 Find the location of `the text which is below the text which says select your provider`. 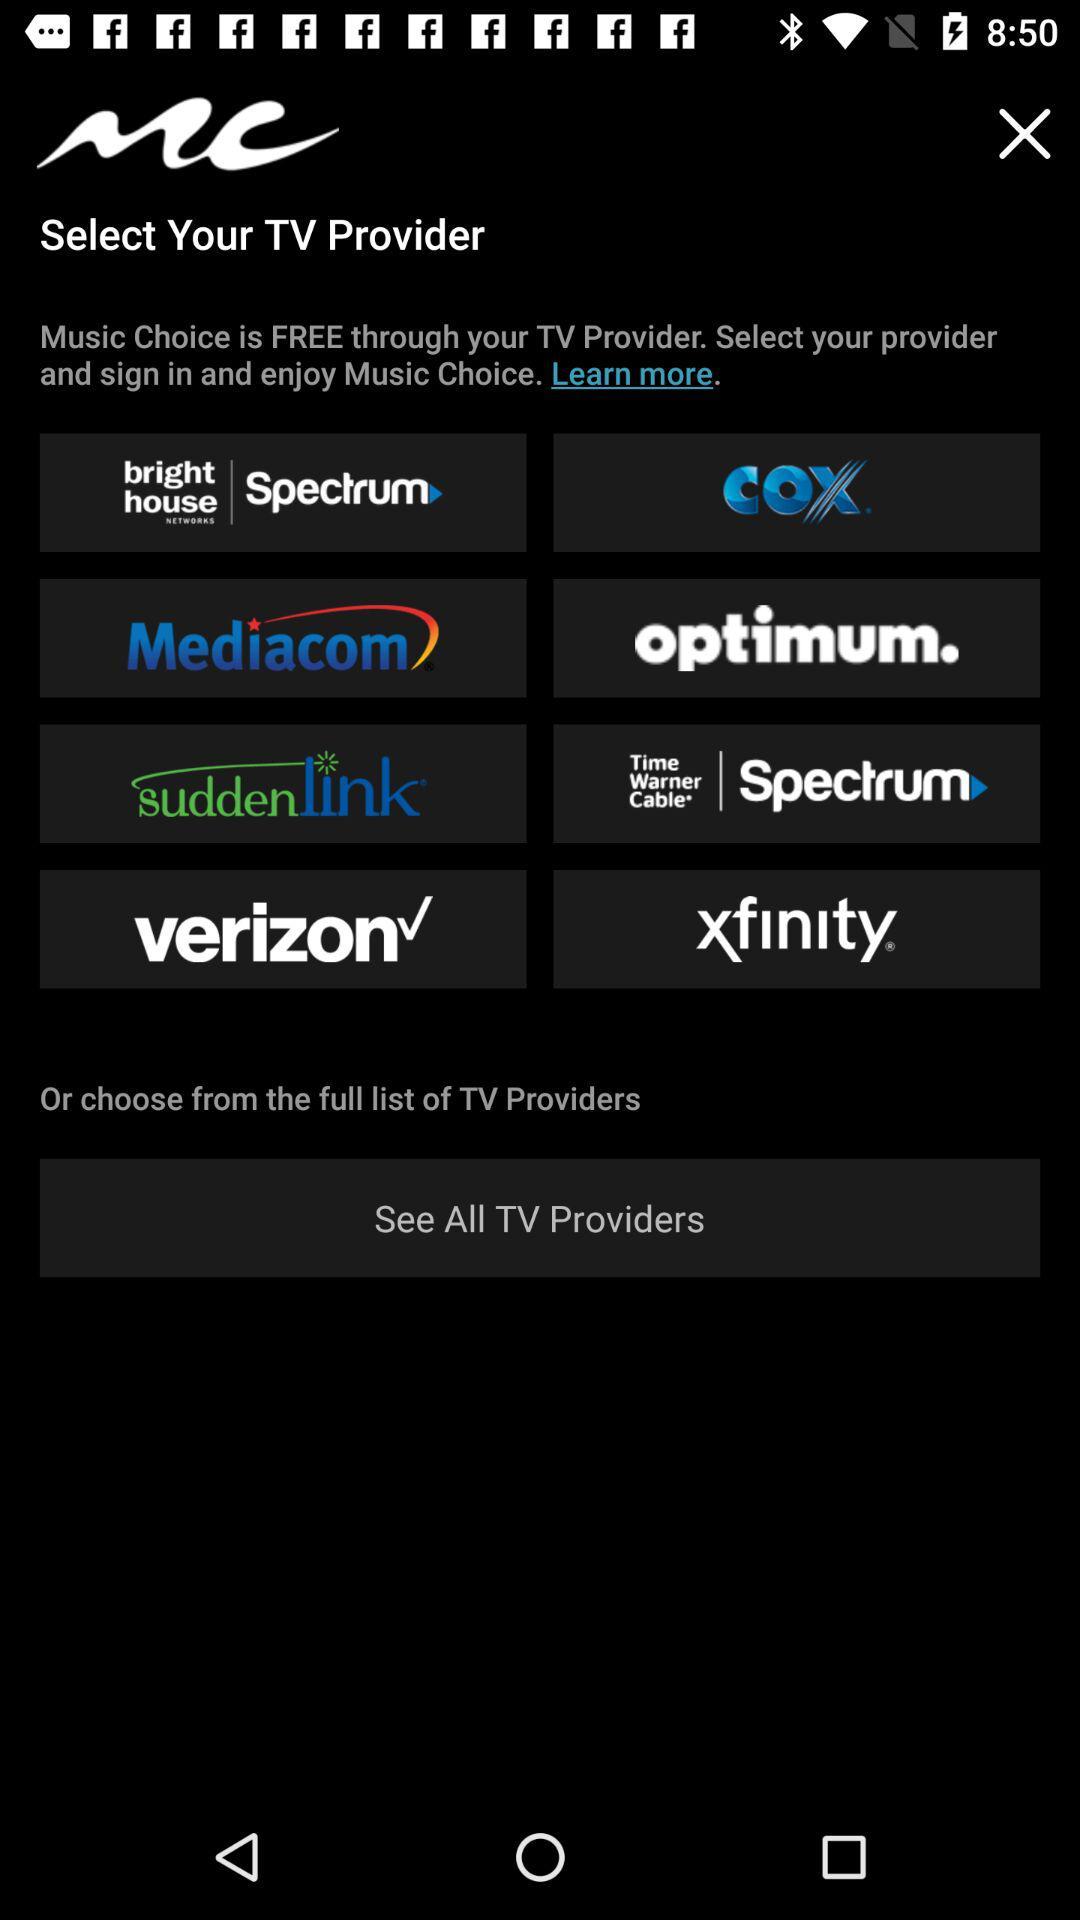

the text which is below the text which says select your provider is located at coordinates (540, 354).